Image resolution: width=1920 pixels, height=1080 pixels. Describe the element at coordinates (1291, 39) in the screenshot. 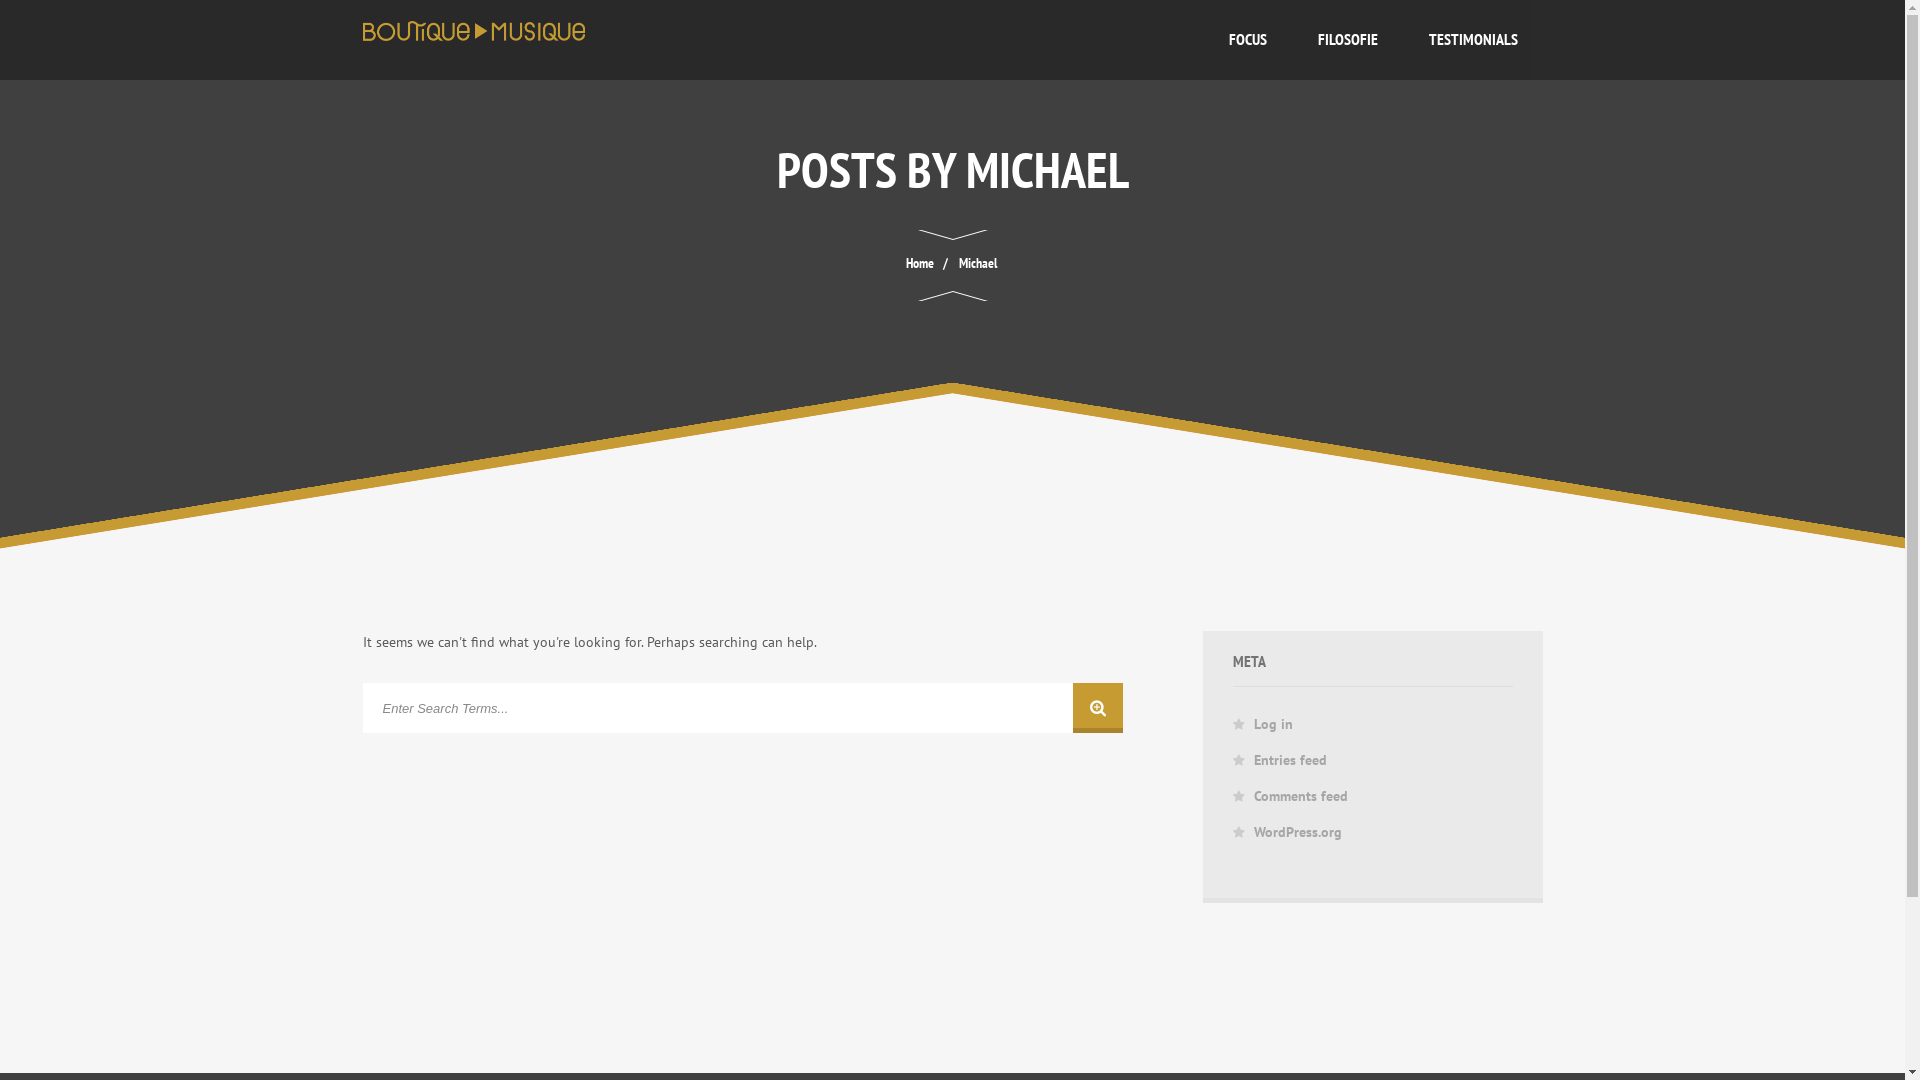

I see `'FILOSOFIE'` at that location.